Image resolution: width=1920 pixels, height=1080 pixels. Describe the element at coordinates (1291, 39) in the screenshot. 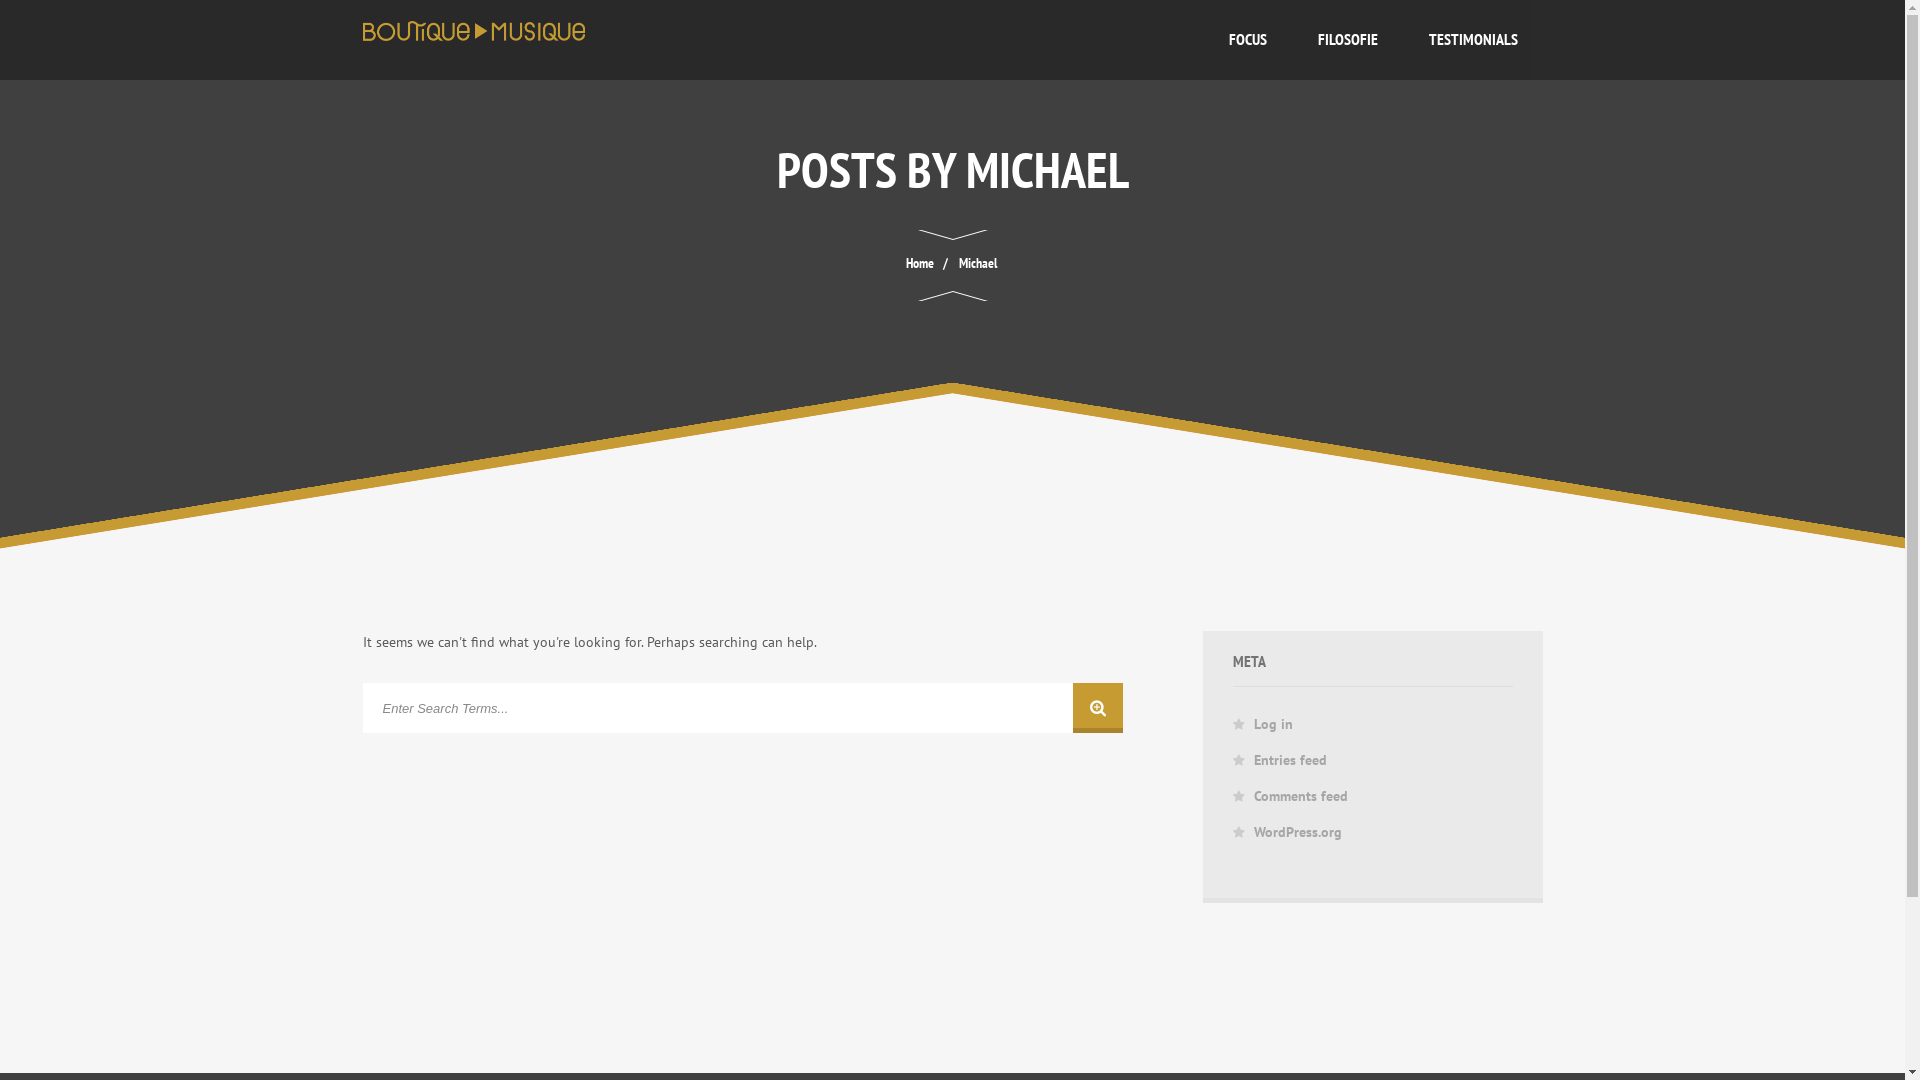

I see `'FILOSOFIE'` at that location.